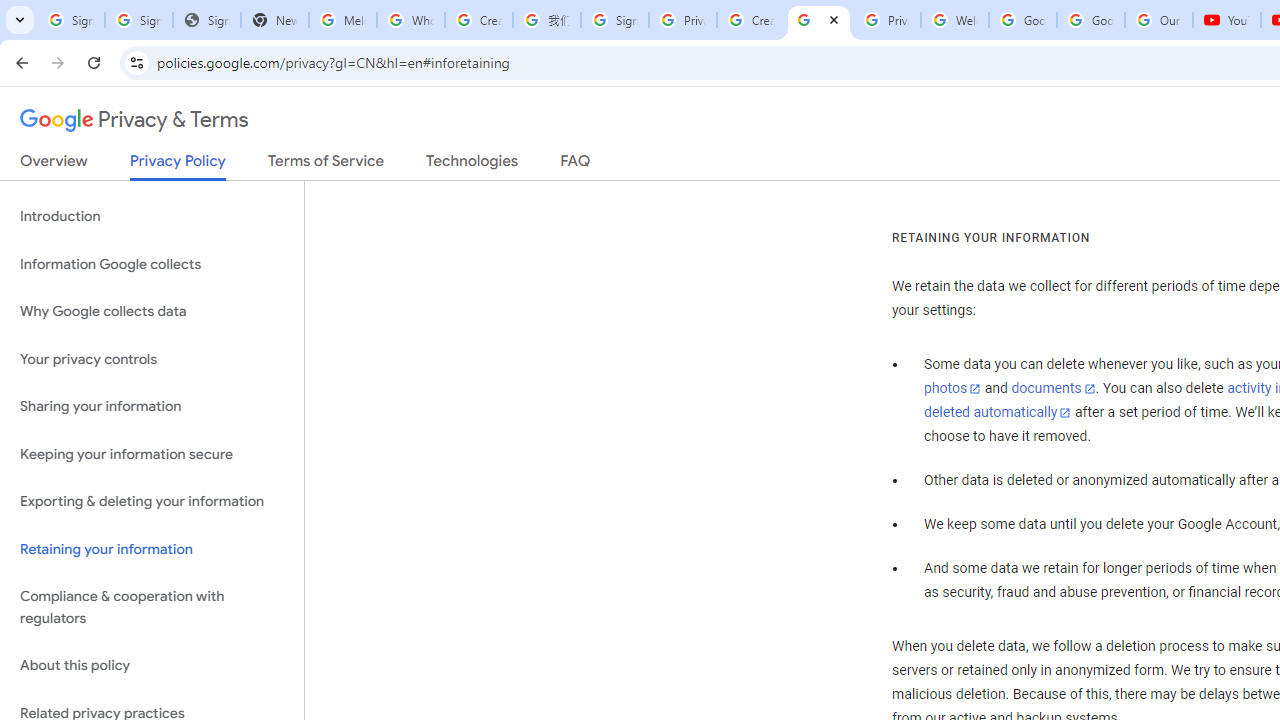 This screenshot has height=720, width=1280. I want to click on 'Overview', so click(54, 164).